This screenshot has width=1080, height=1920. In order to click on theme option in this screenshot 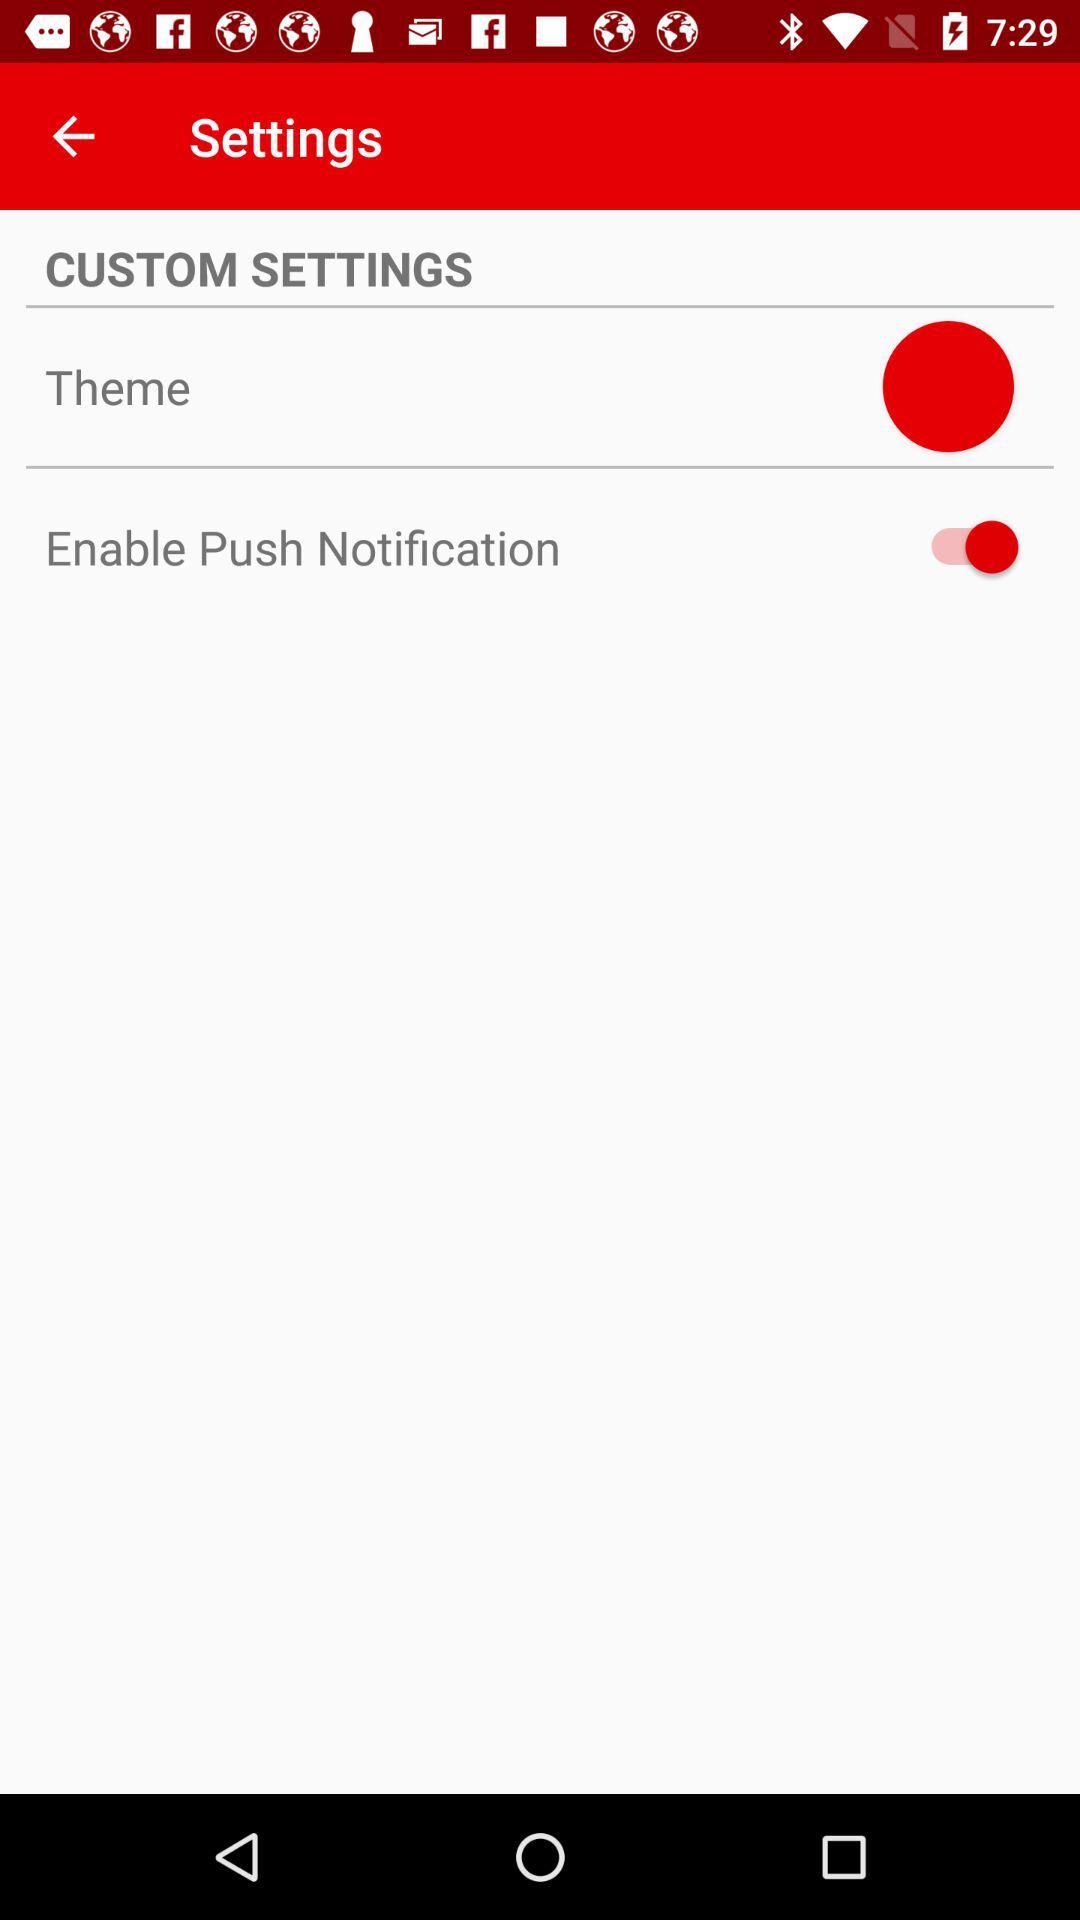, I will do `click(947, 386)`.